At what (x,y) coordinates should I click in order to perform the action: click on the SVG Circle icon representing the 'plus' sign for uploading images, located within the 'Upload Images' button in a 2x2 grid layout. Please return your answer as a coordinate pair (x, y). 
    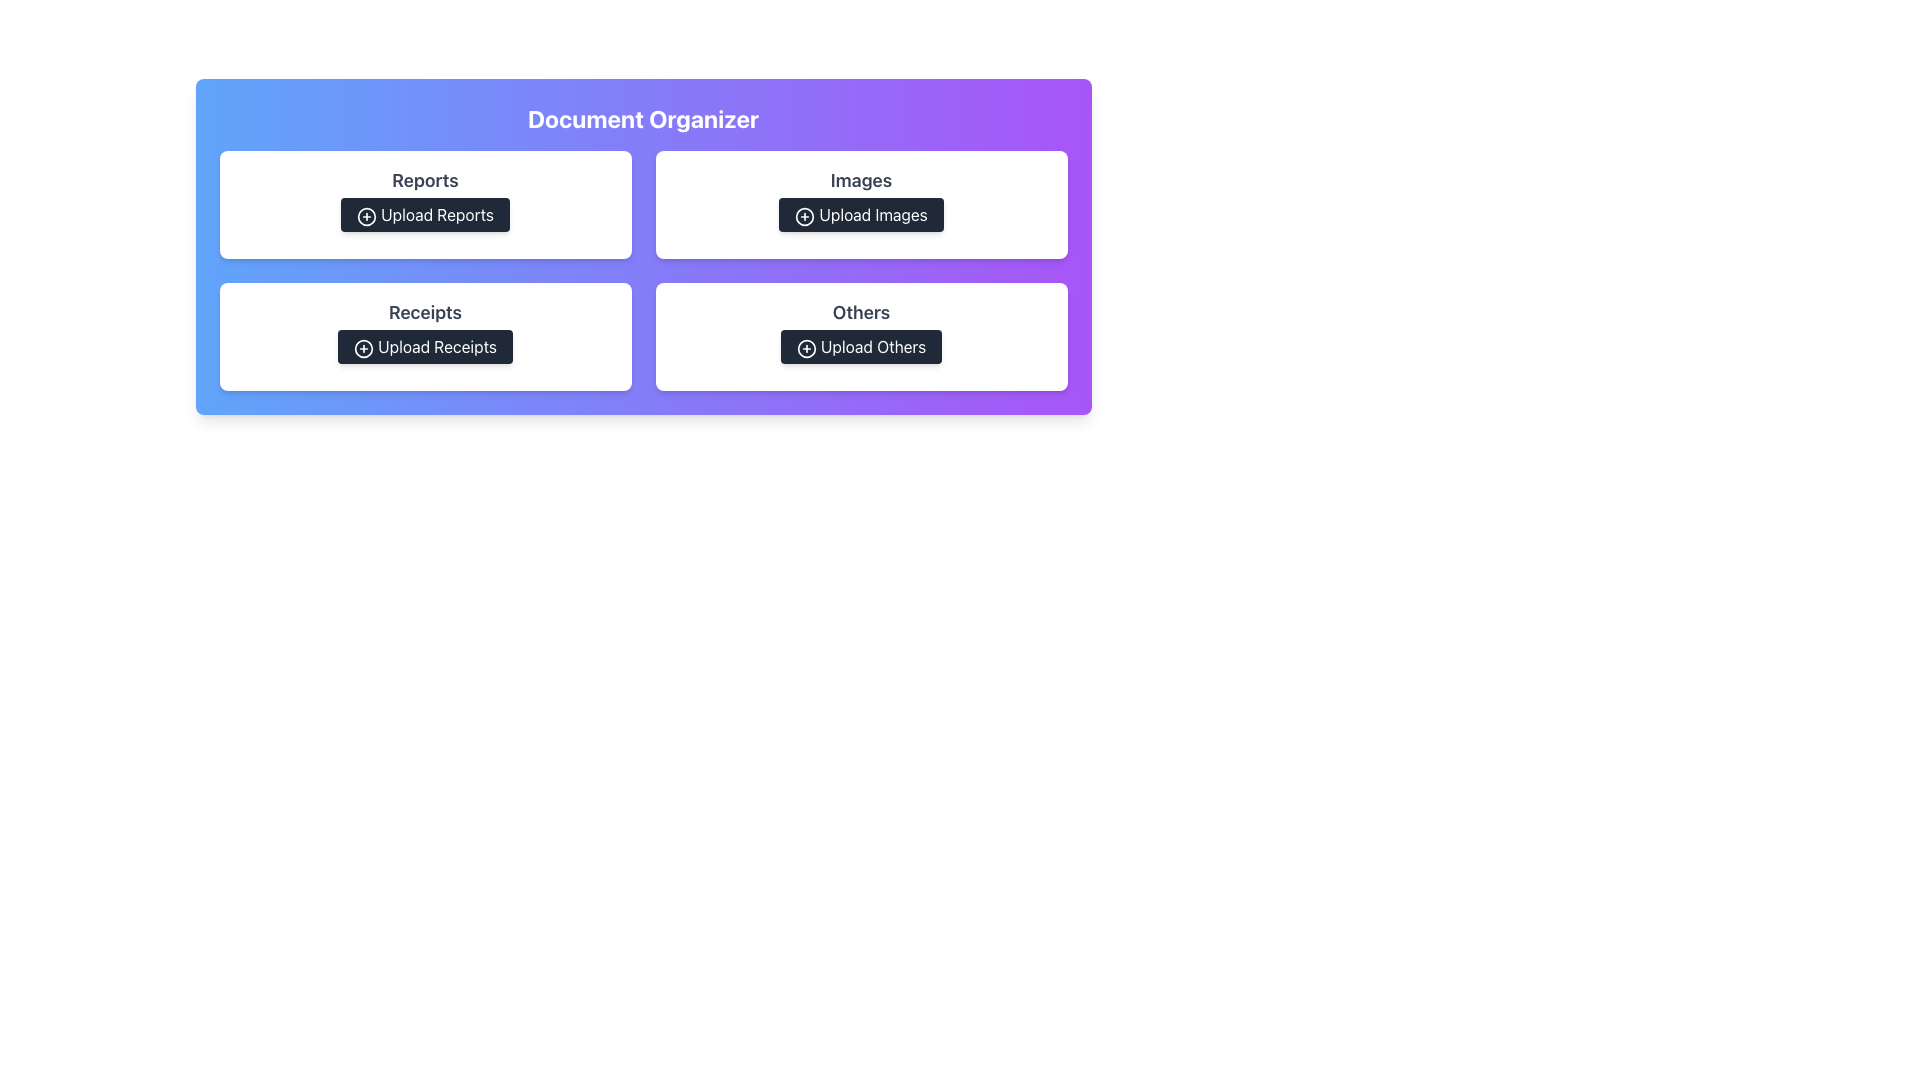
    Looking at the image, I should click on (805, 216).